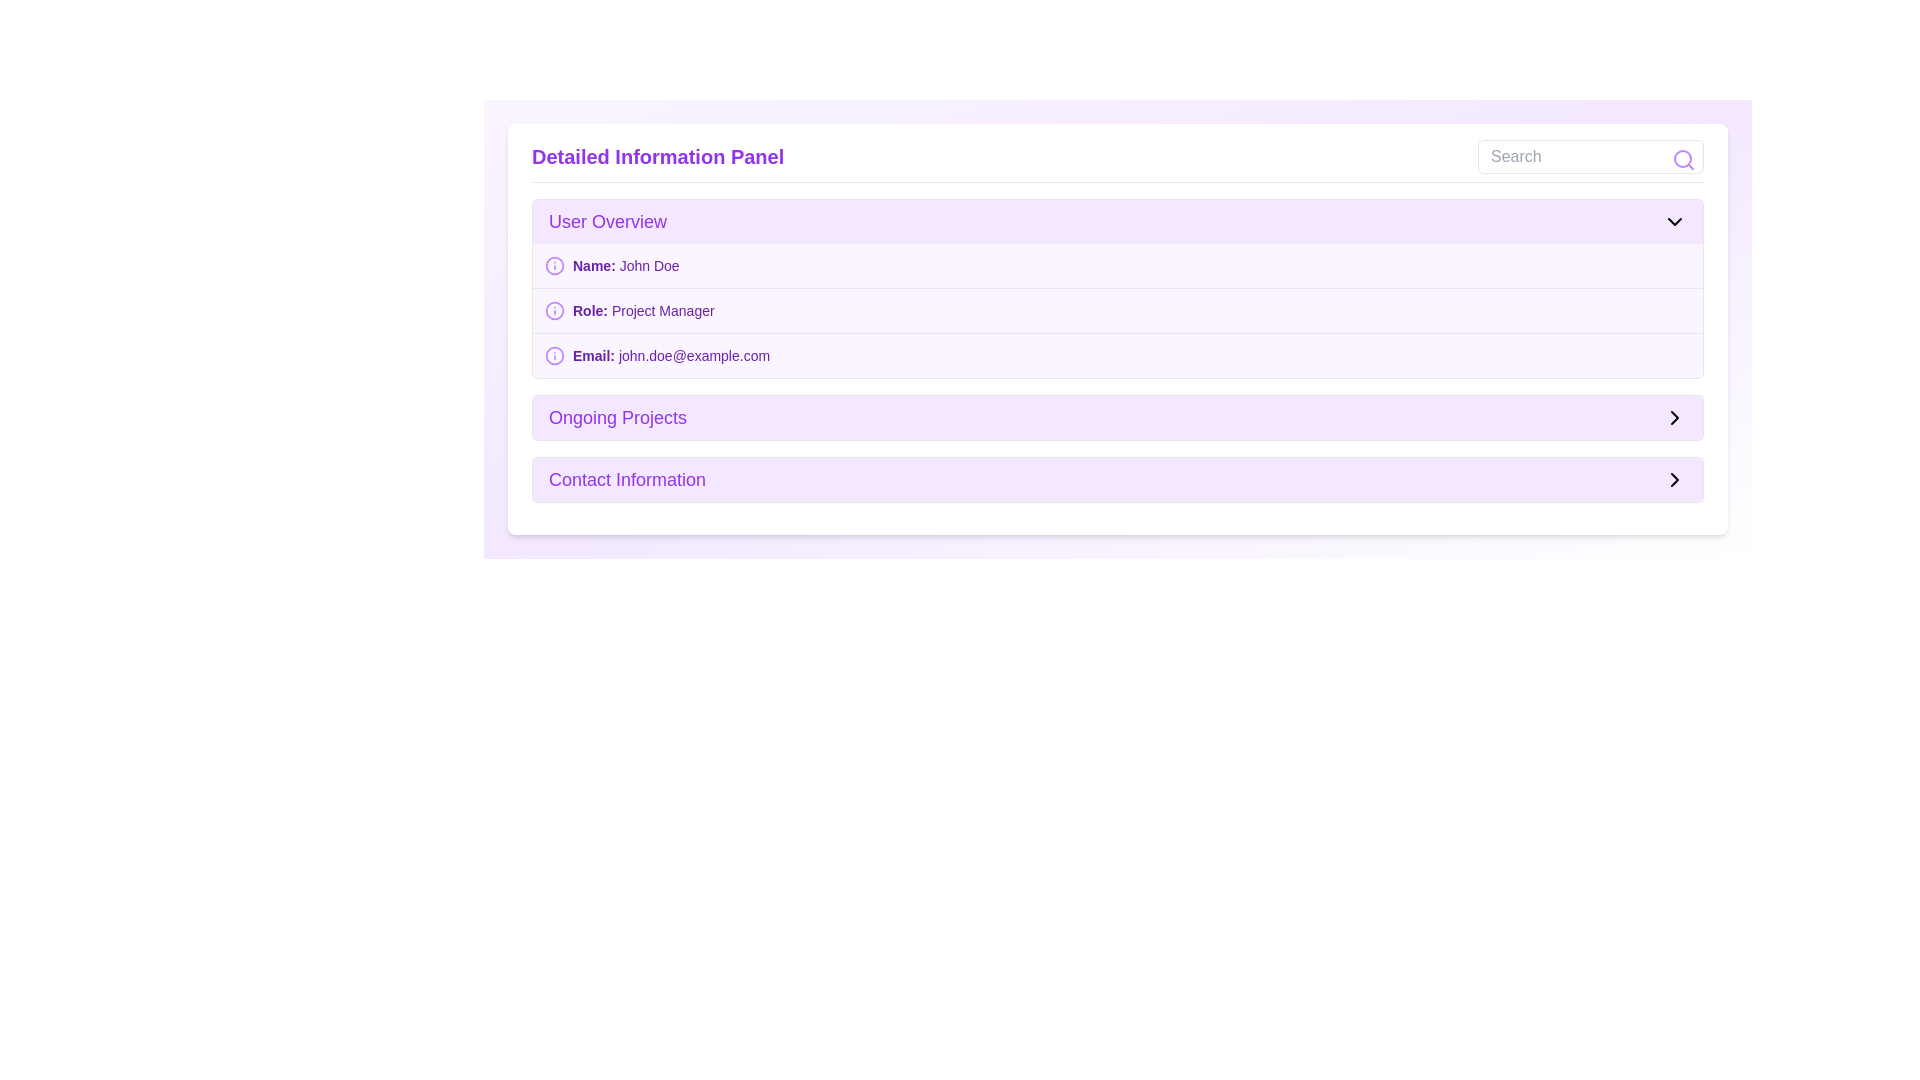 This screenshot has height=1080, width=1920. Describe the element at coordinates (626, 479) in the screenshot. I see `text content of the 'Contact Information' header located in the 'Detailed Information Panel' under the 'Ongoing Projects' section` at that location.